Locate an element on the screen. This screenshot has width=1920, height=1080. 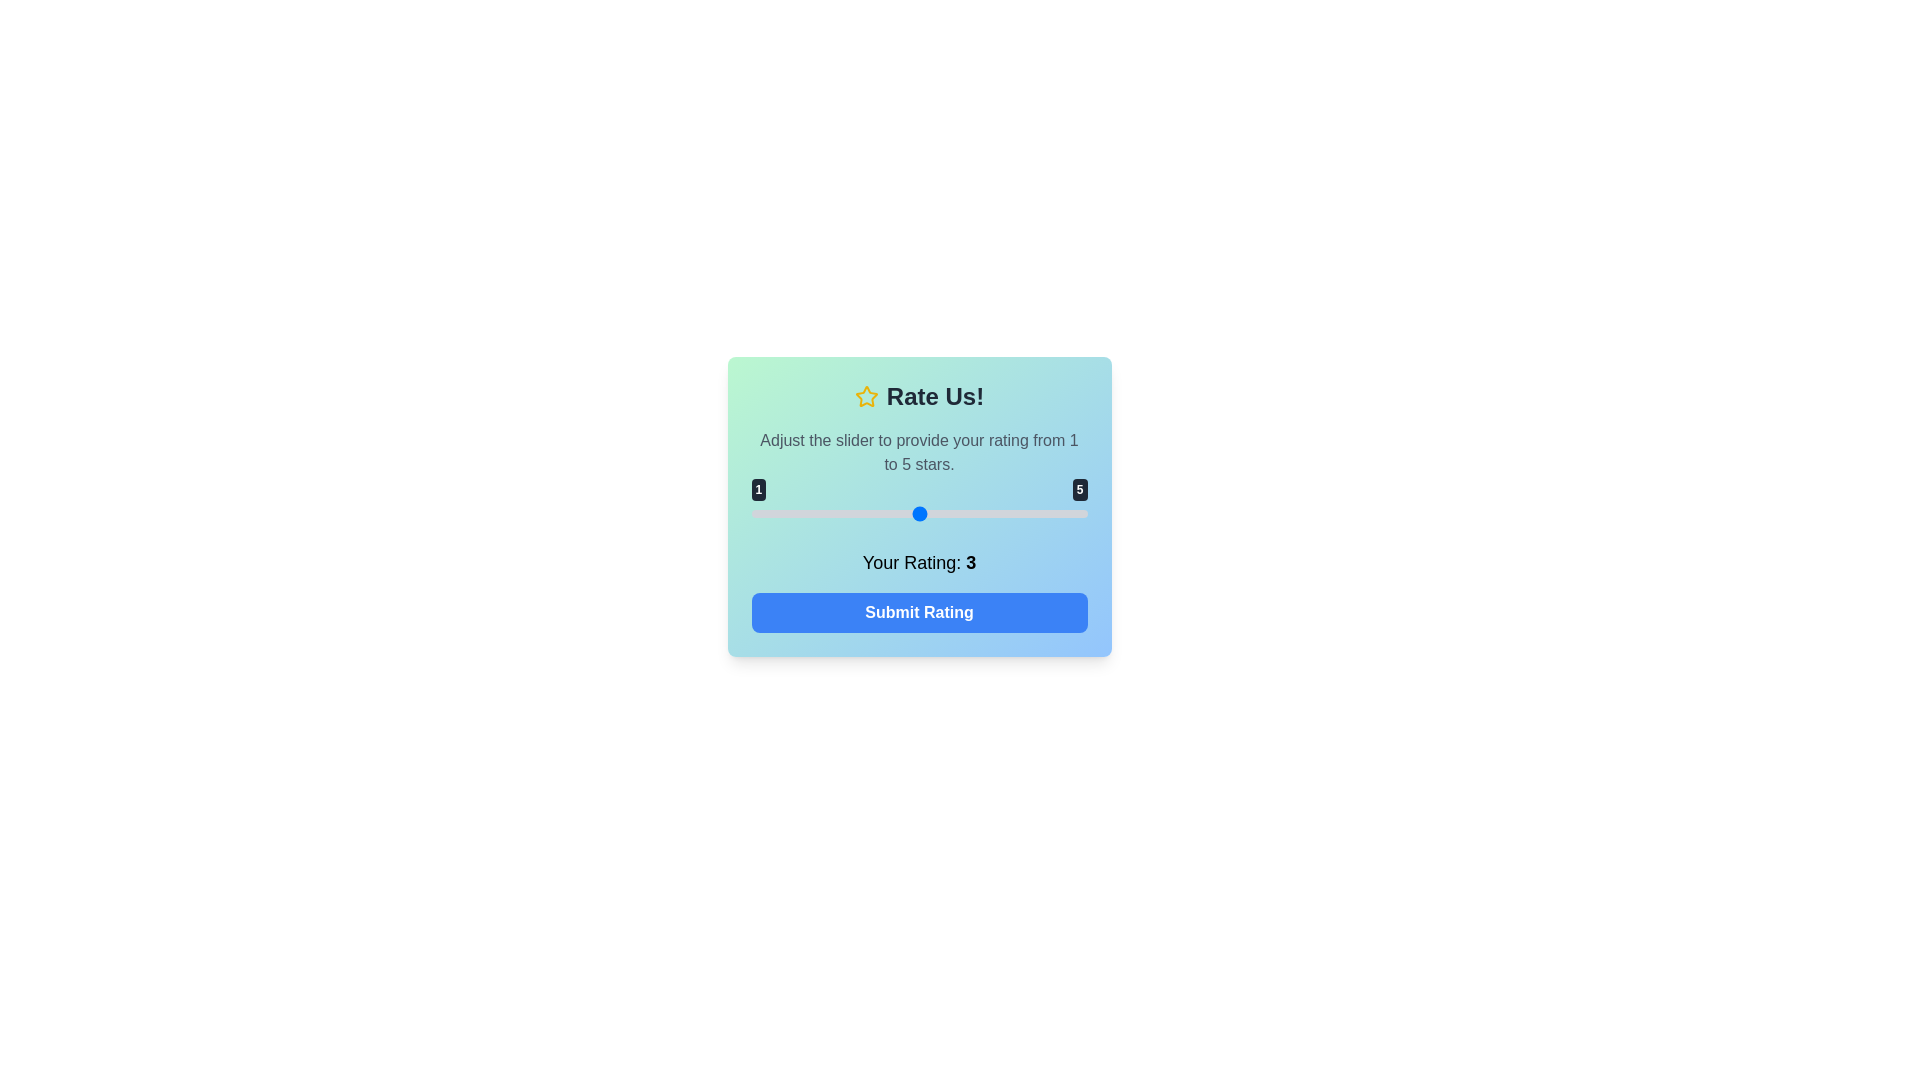
the slider to set the rating to 1 is located at coordinates (750, 512).